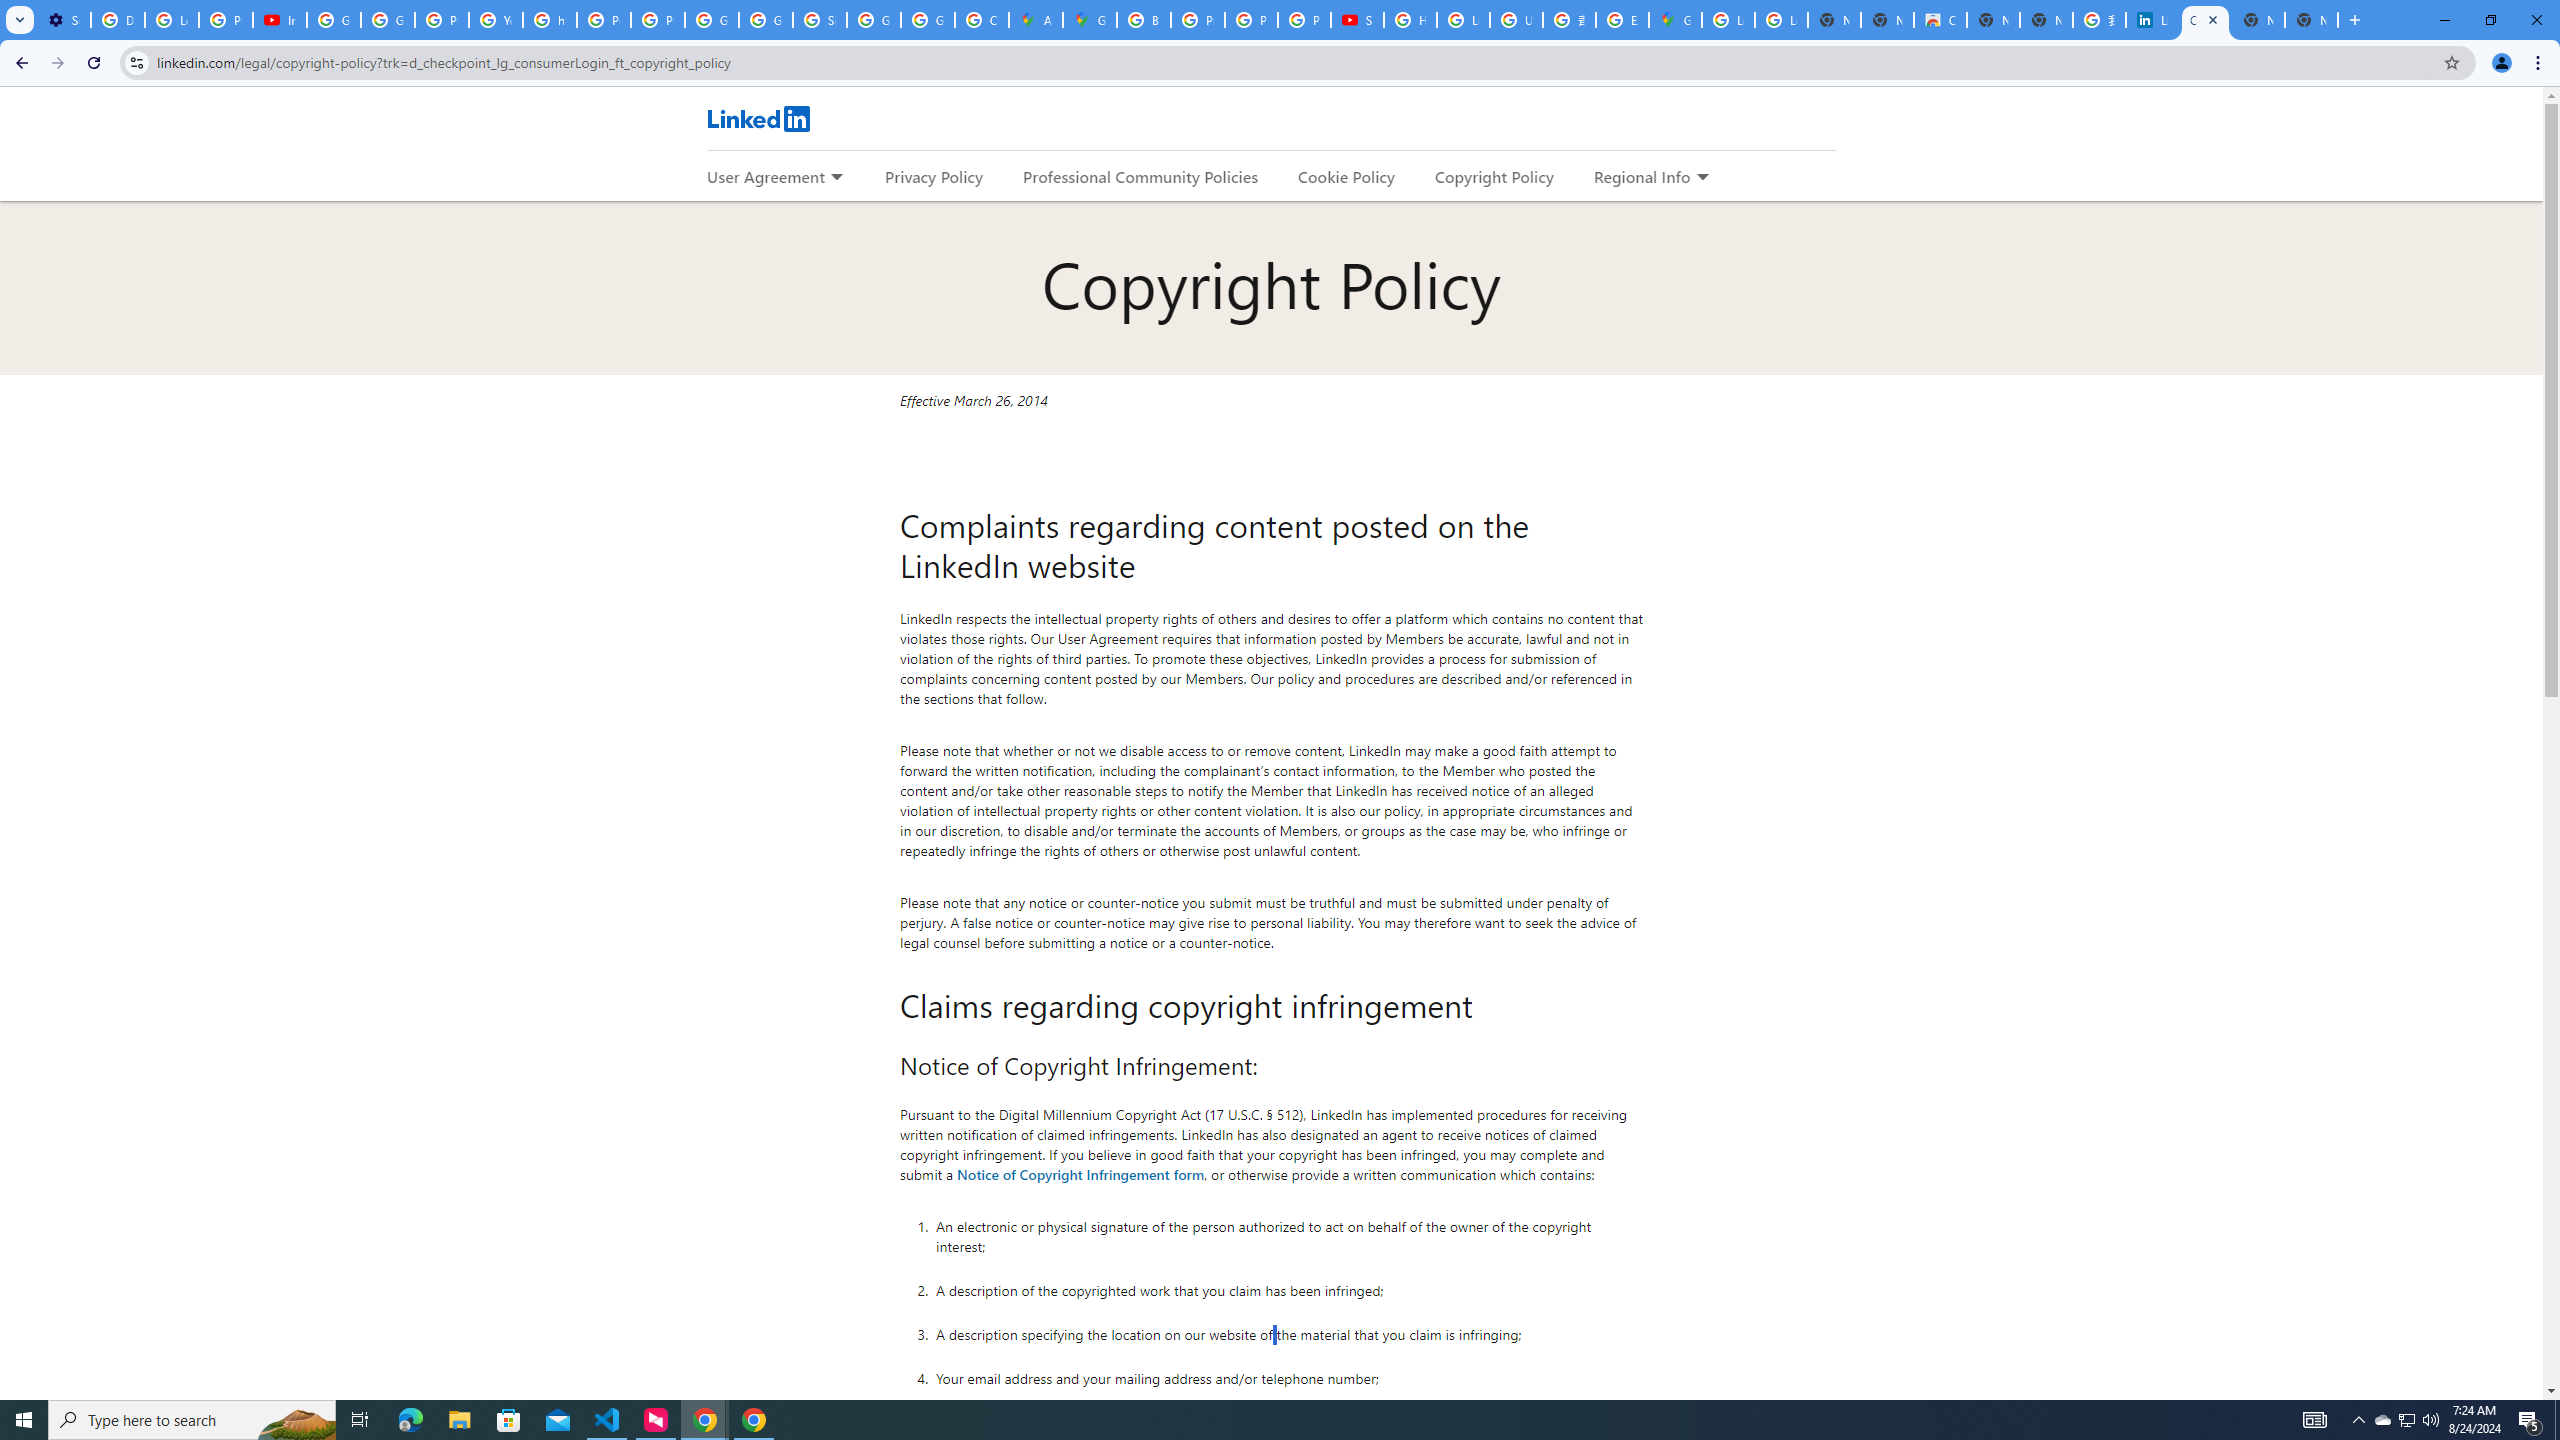 The height and width of the screenshot is (1440, 2560). What do you see at coordinates (765, 176) in the screenshot?
I see `'User Agreement'` at bounding box center [765, 176].